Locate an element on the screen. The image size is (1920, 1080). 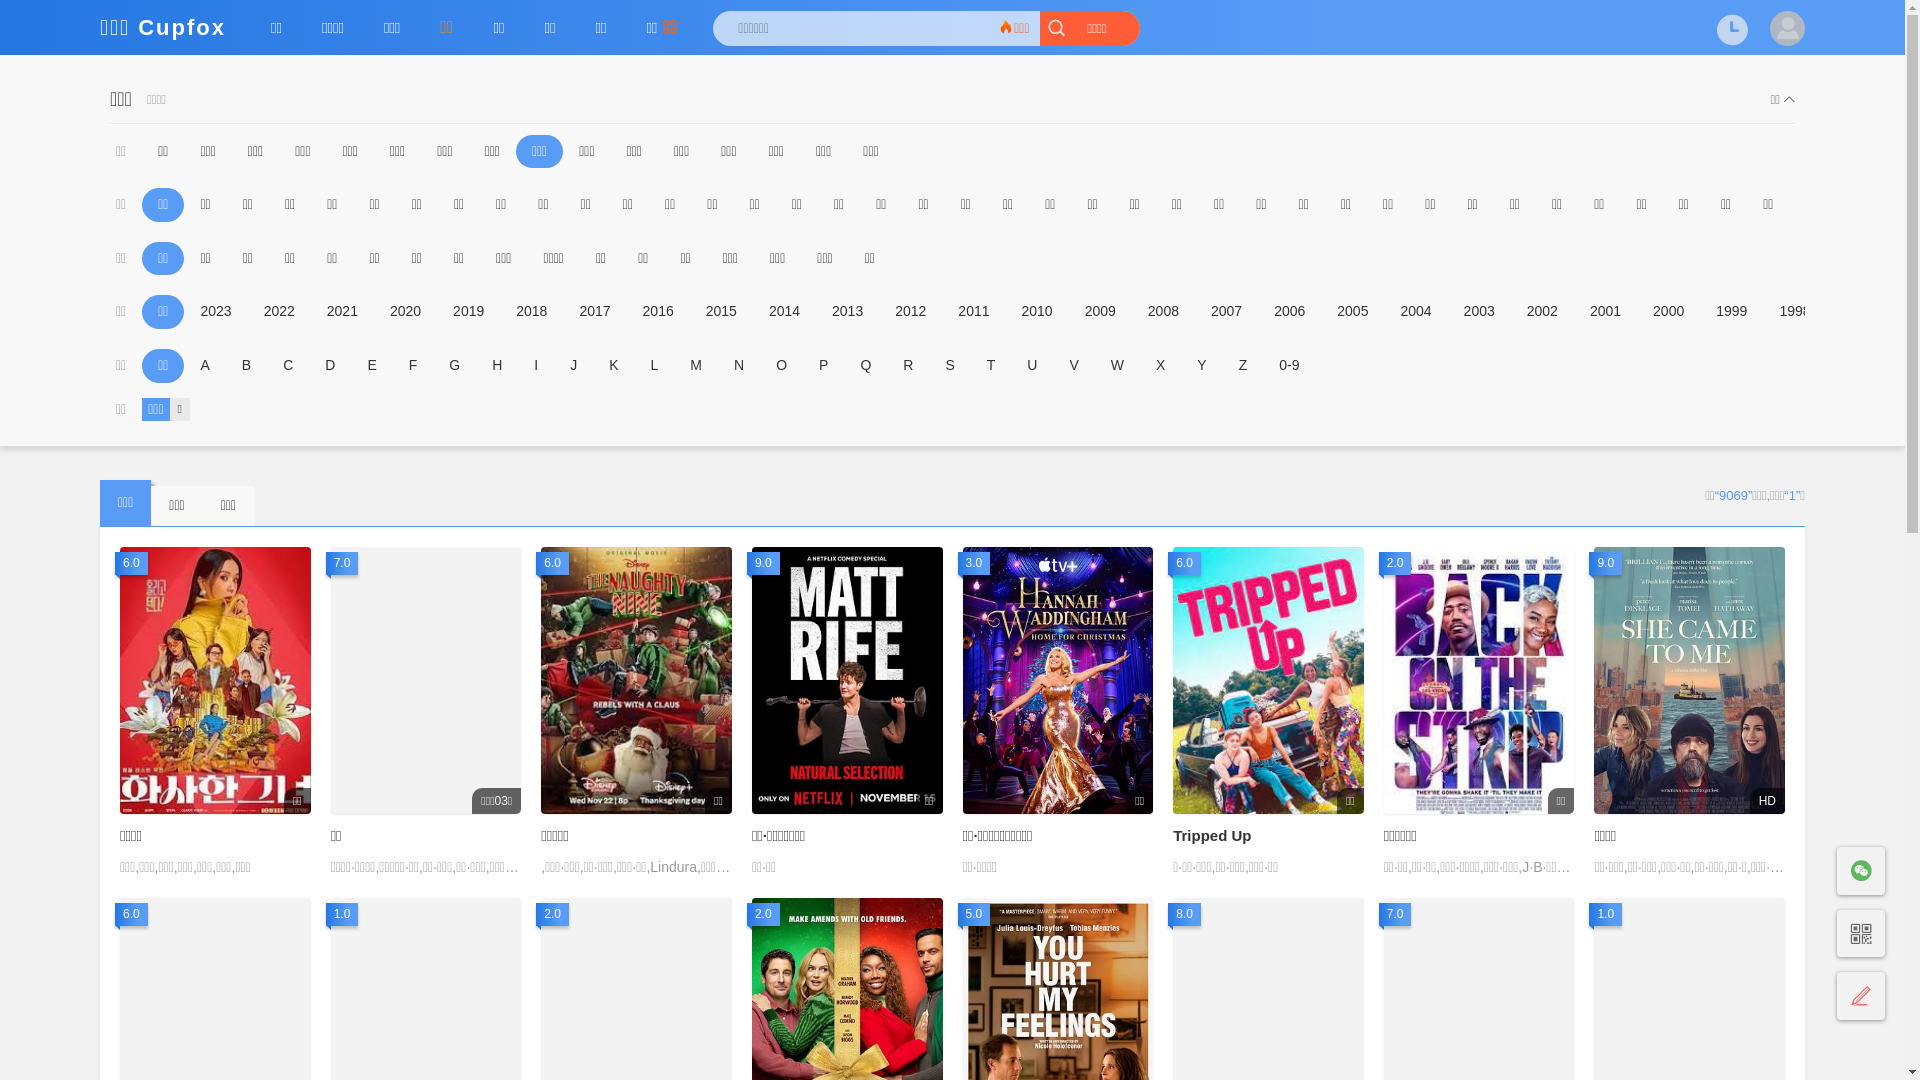
'2023' is located at coordinates (215, 312).